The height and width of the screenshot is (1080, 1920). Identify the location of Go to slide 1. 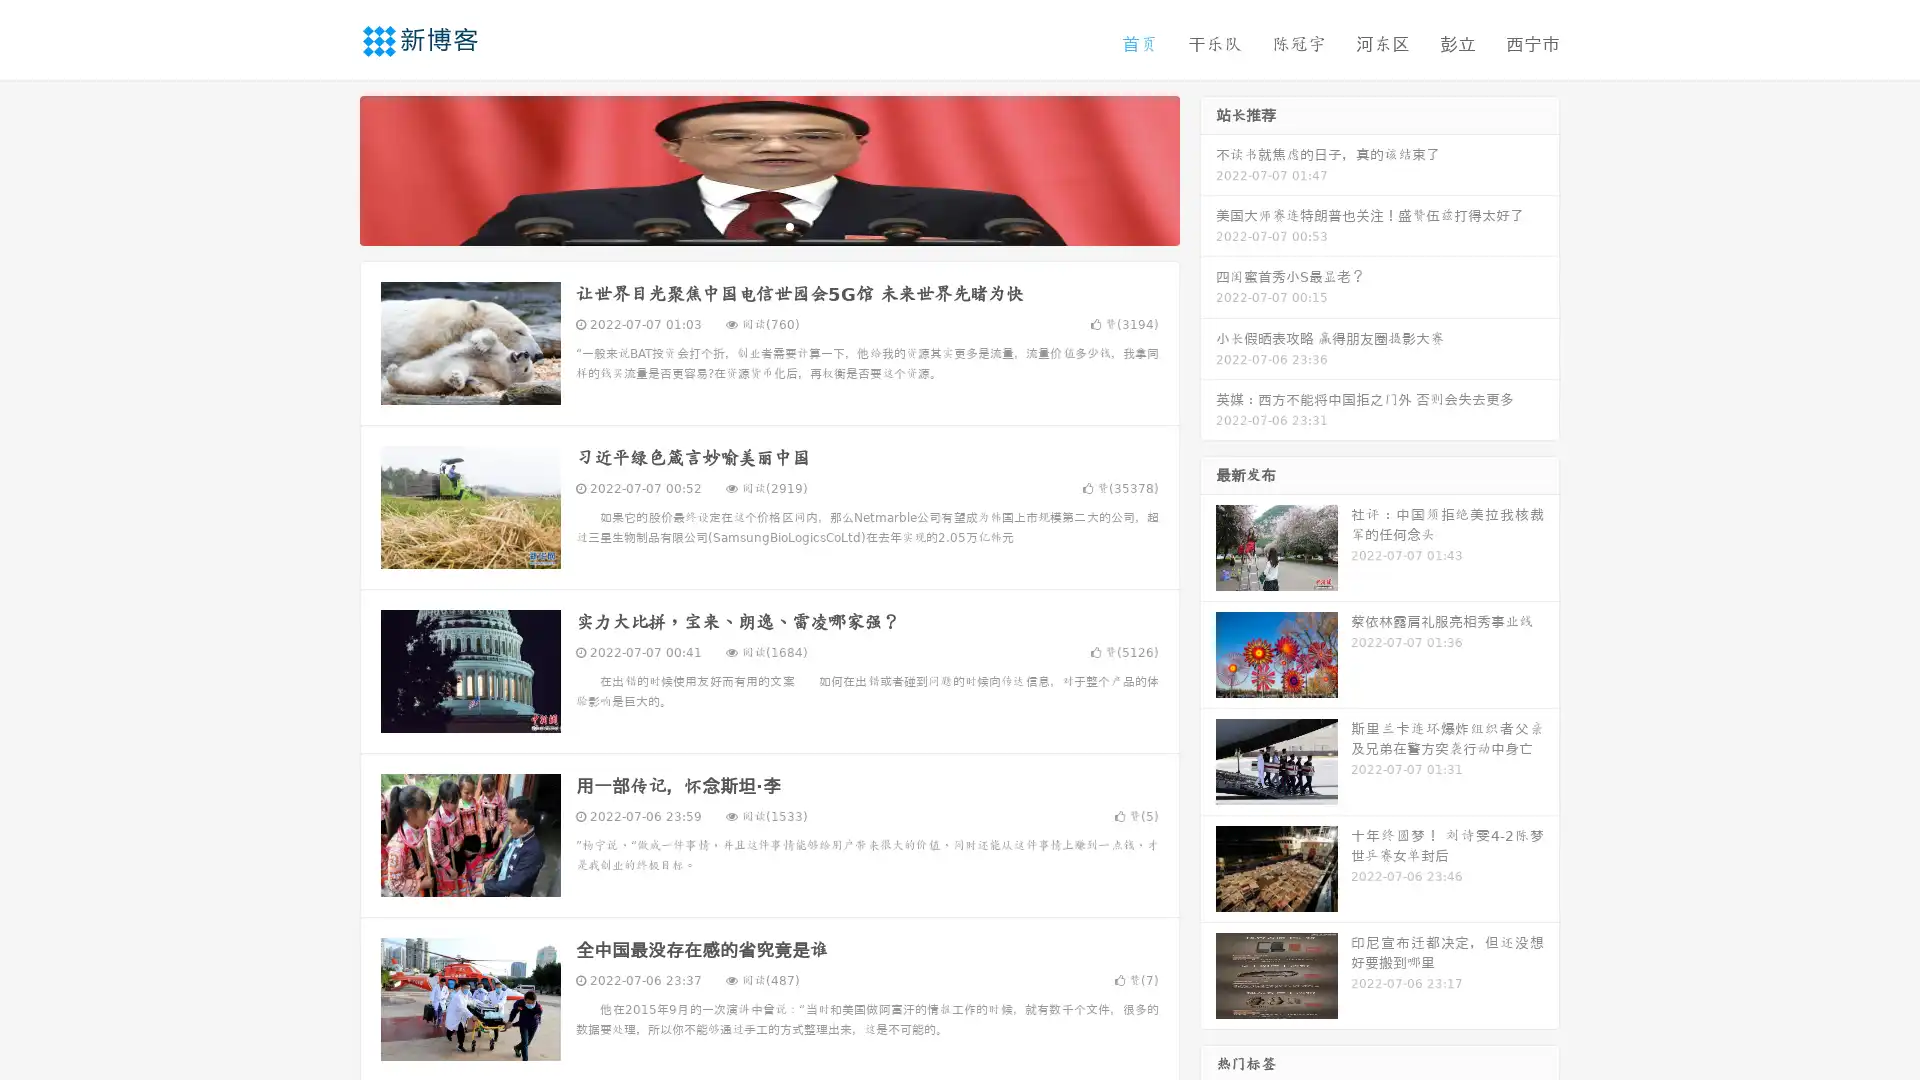
(748, 225).